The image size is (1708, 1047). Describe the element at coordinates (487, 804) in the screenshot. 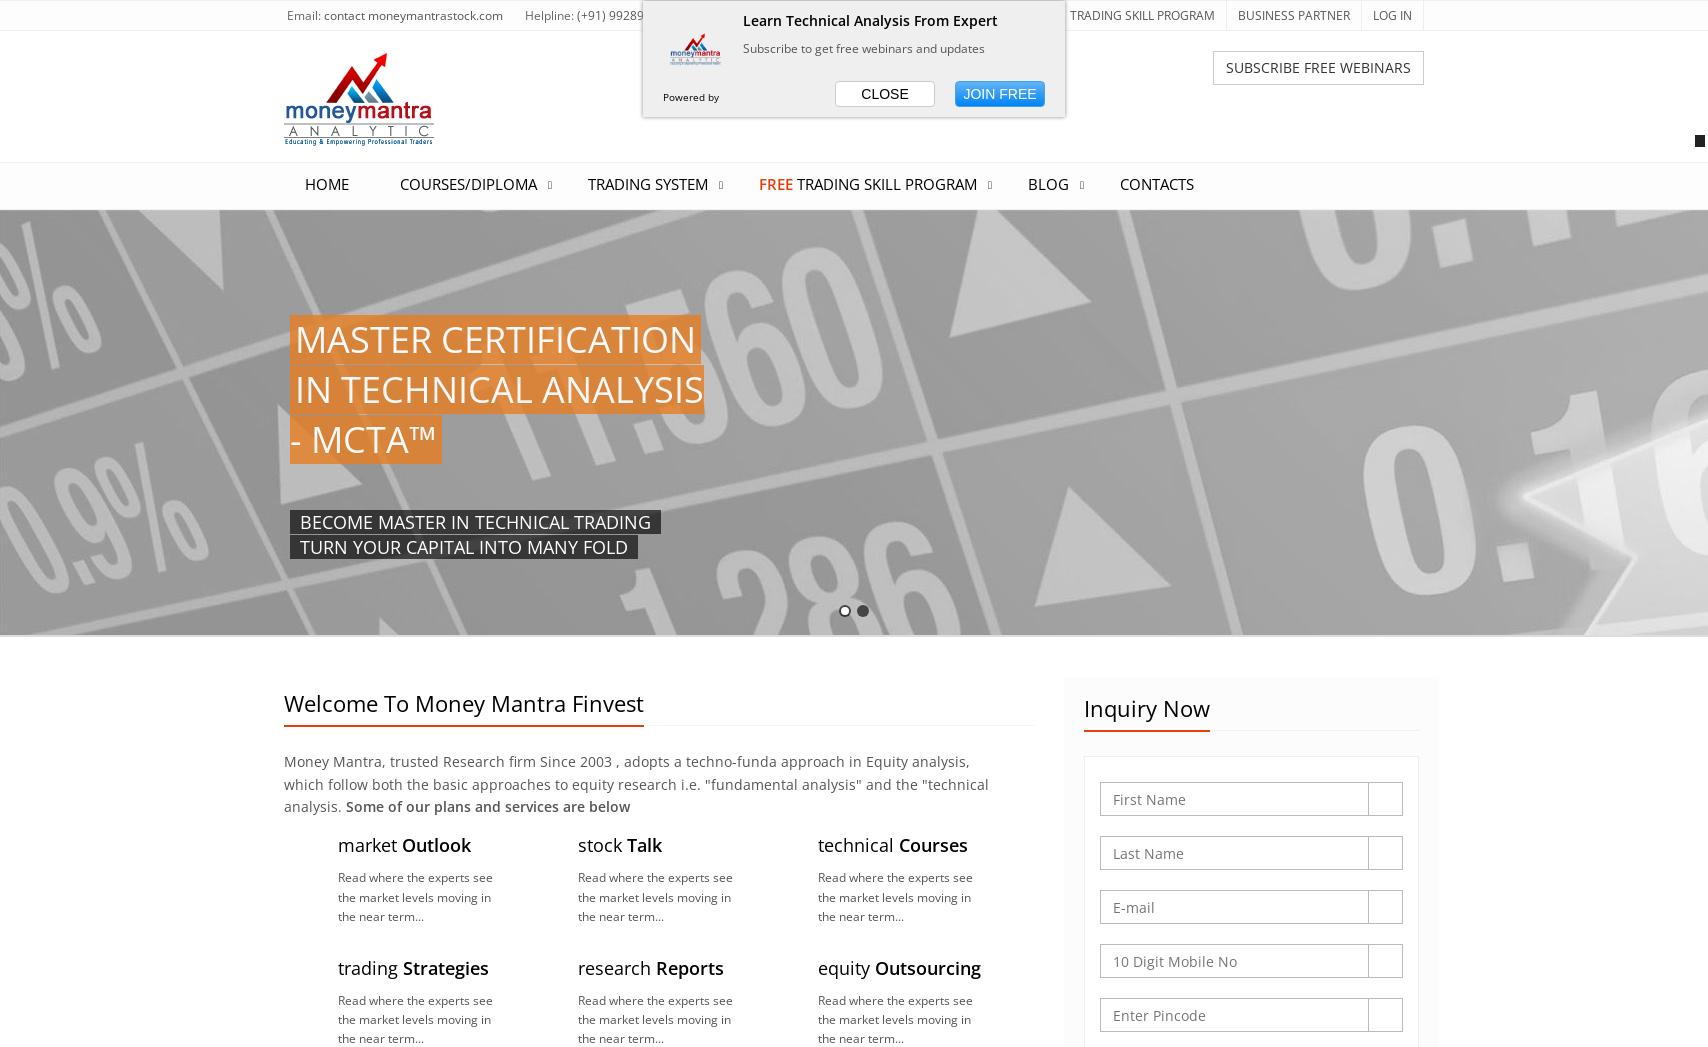

I see `'Some of our plans and services are below'` at that location.